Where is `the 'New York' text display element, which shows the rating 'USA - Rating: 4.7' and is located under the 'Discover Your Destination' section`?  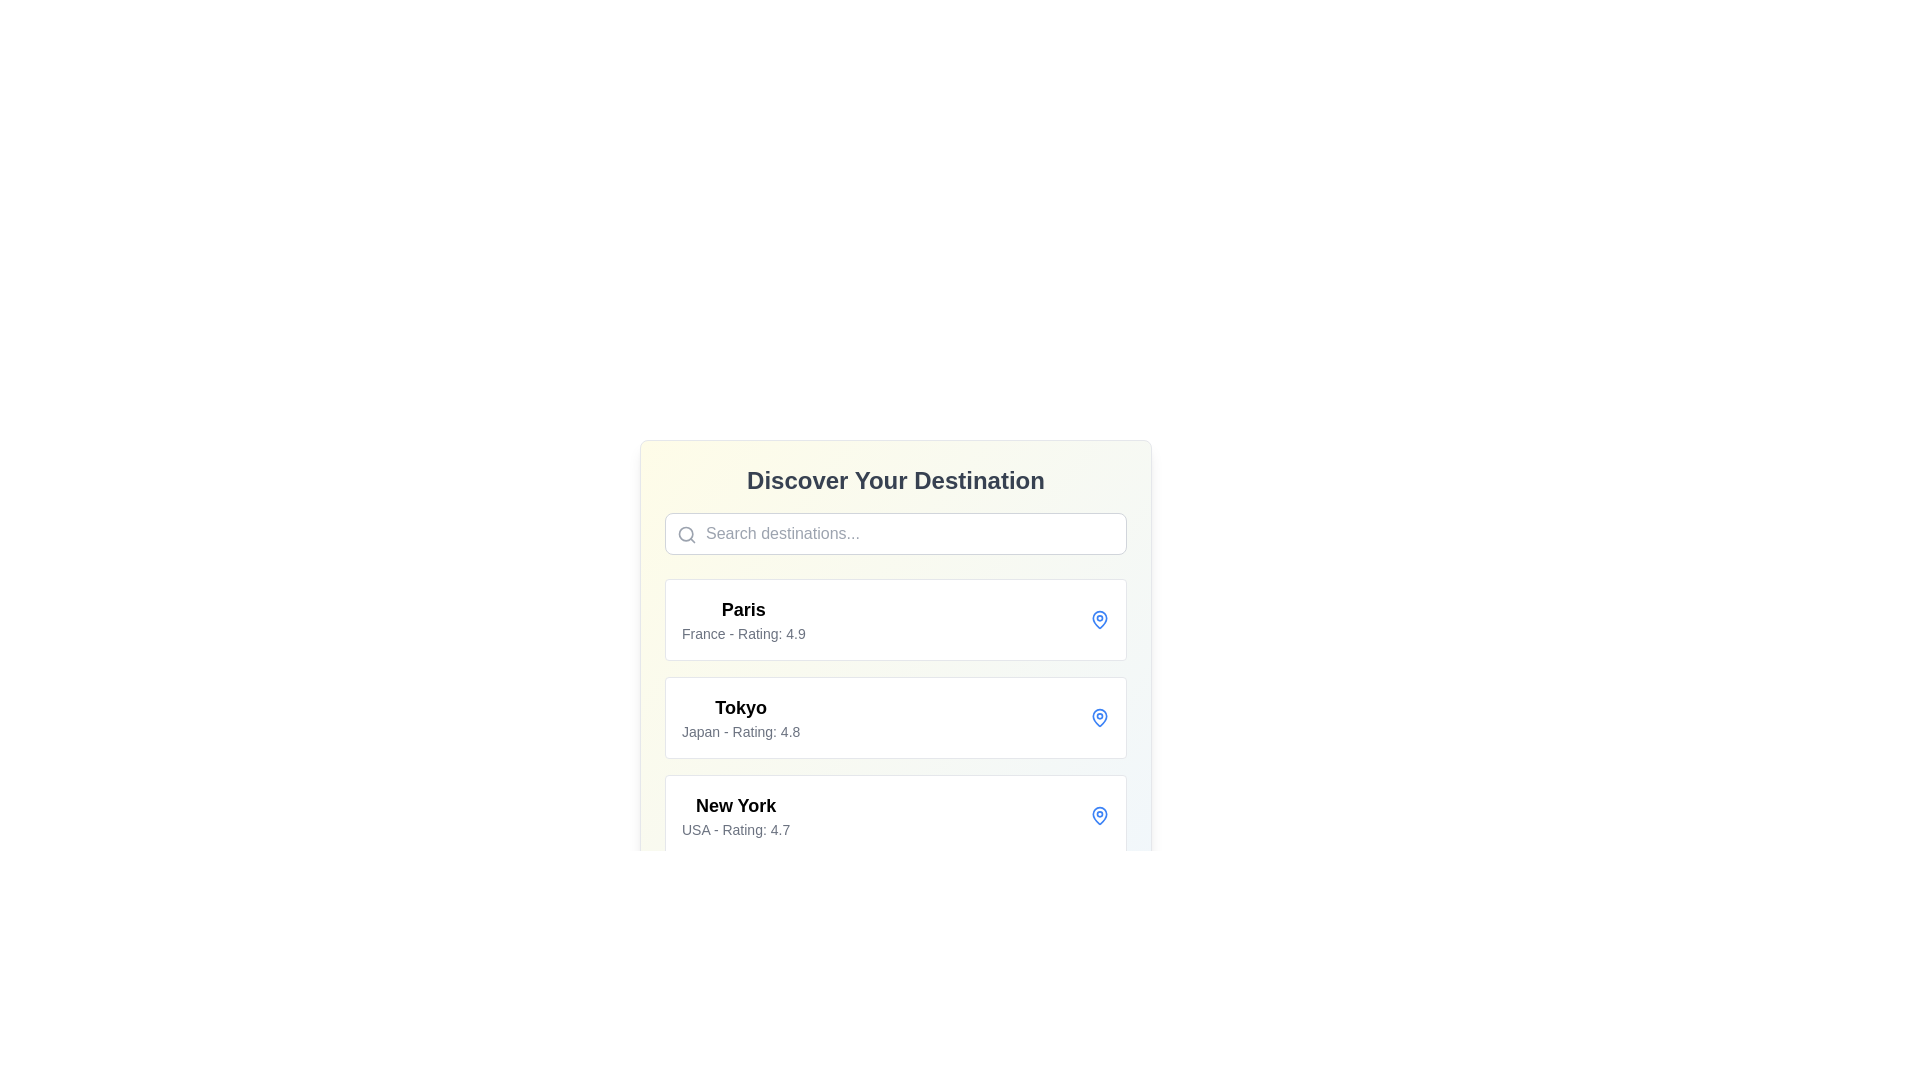 the 'New York' text display element, which shows the rating 'USA - Rating: 4.7' and is located under the 'Discover Your Destination' section is located at coordinates (735, 816).